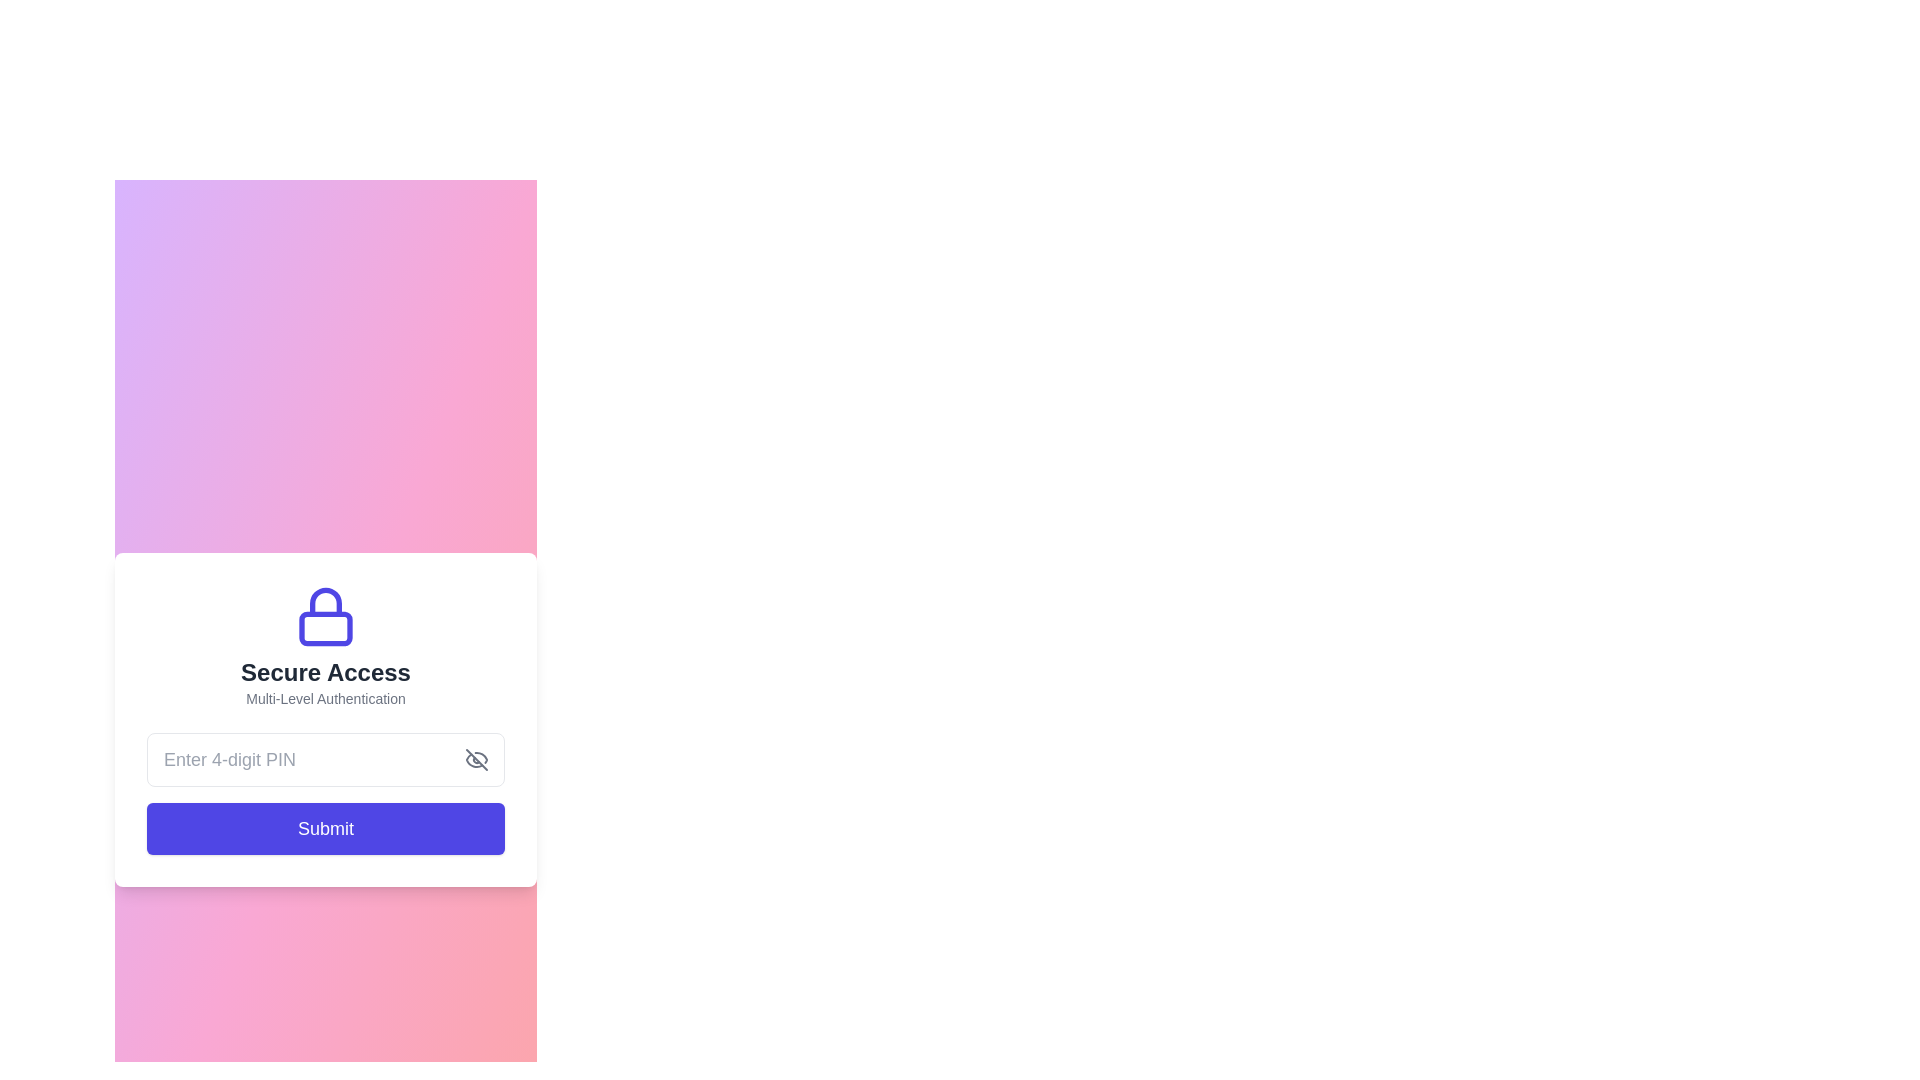 Image resolution: width=1920 pixels, height=1080 pixels. What do you see at coordinates (475, 759) in the screenshot?
I see `the eye-off icon button located on the right side of the 'Enter 4-digit PIN' text input field` at bounding box center [475, 759].